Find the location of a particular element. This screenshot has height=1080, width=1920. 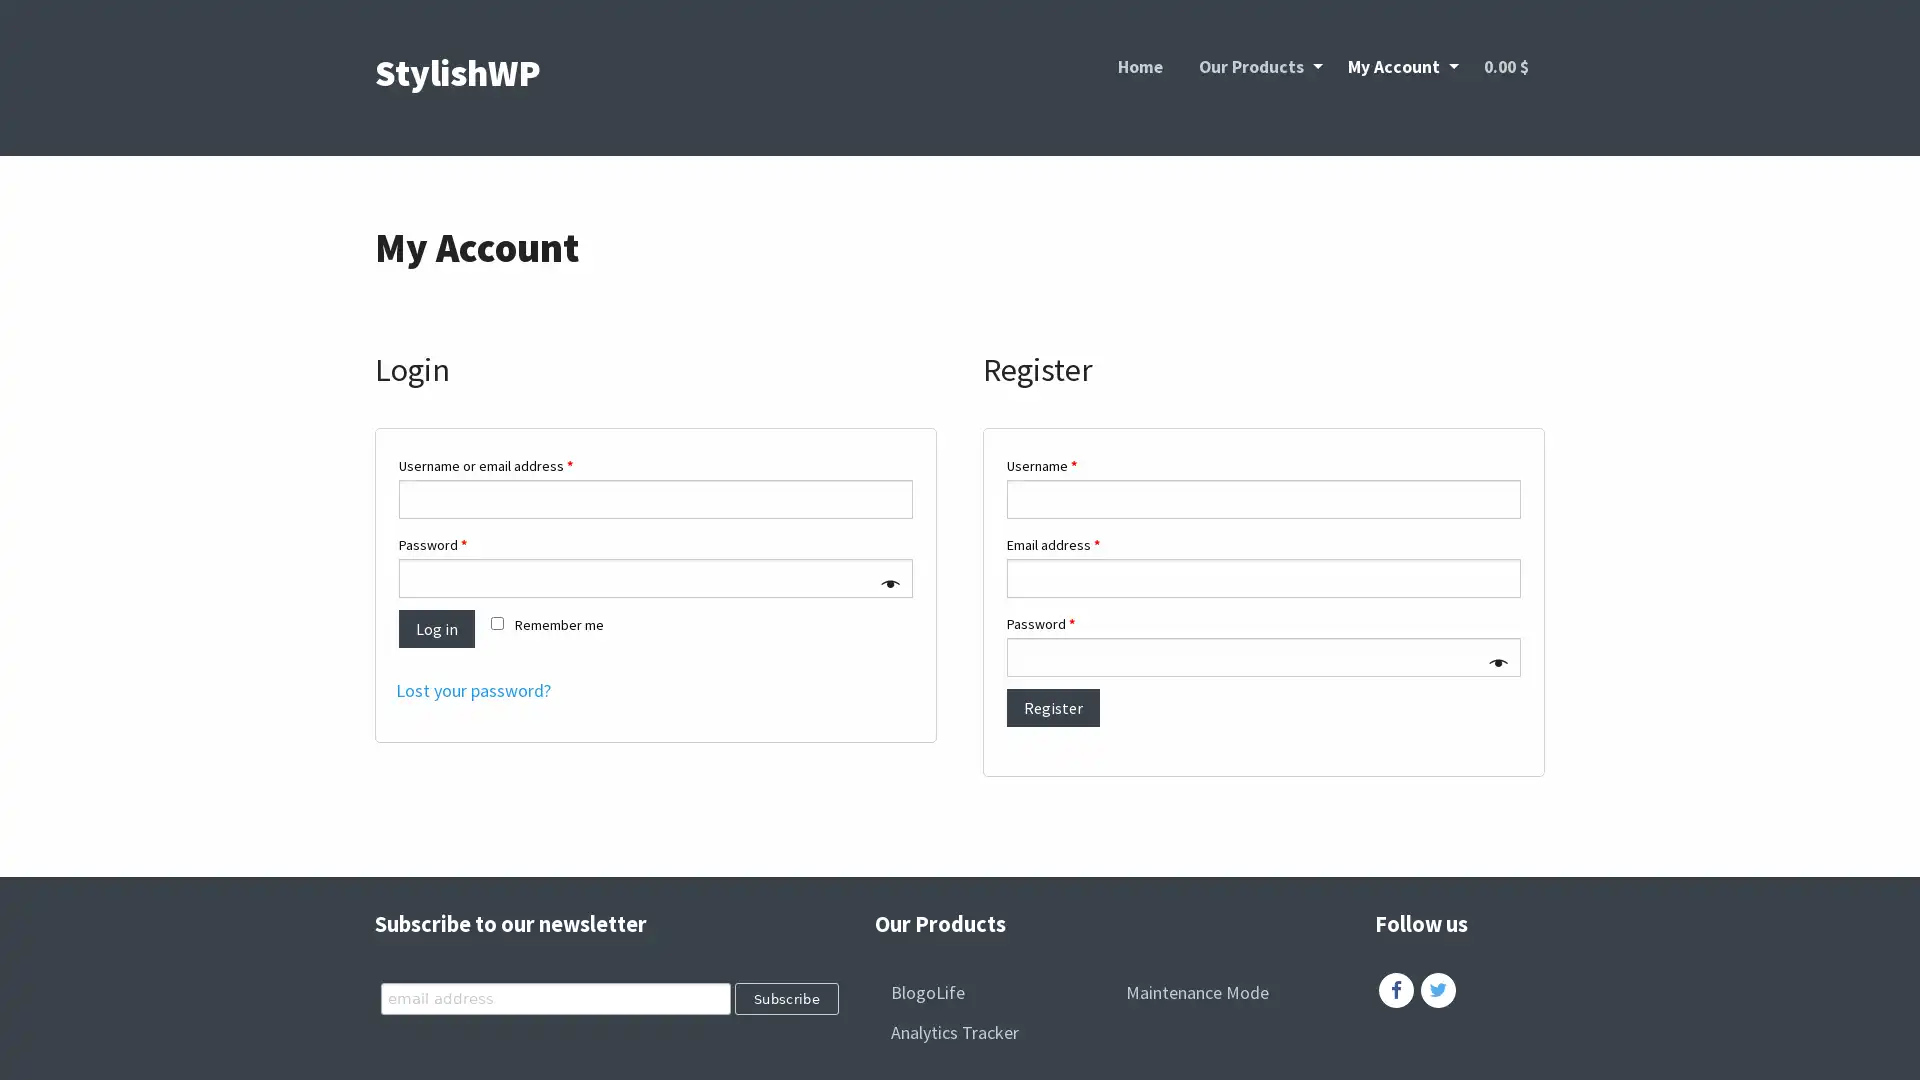

Log in is located at coordinates (435, 627).